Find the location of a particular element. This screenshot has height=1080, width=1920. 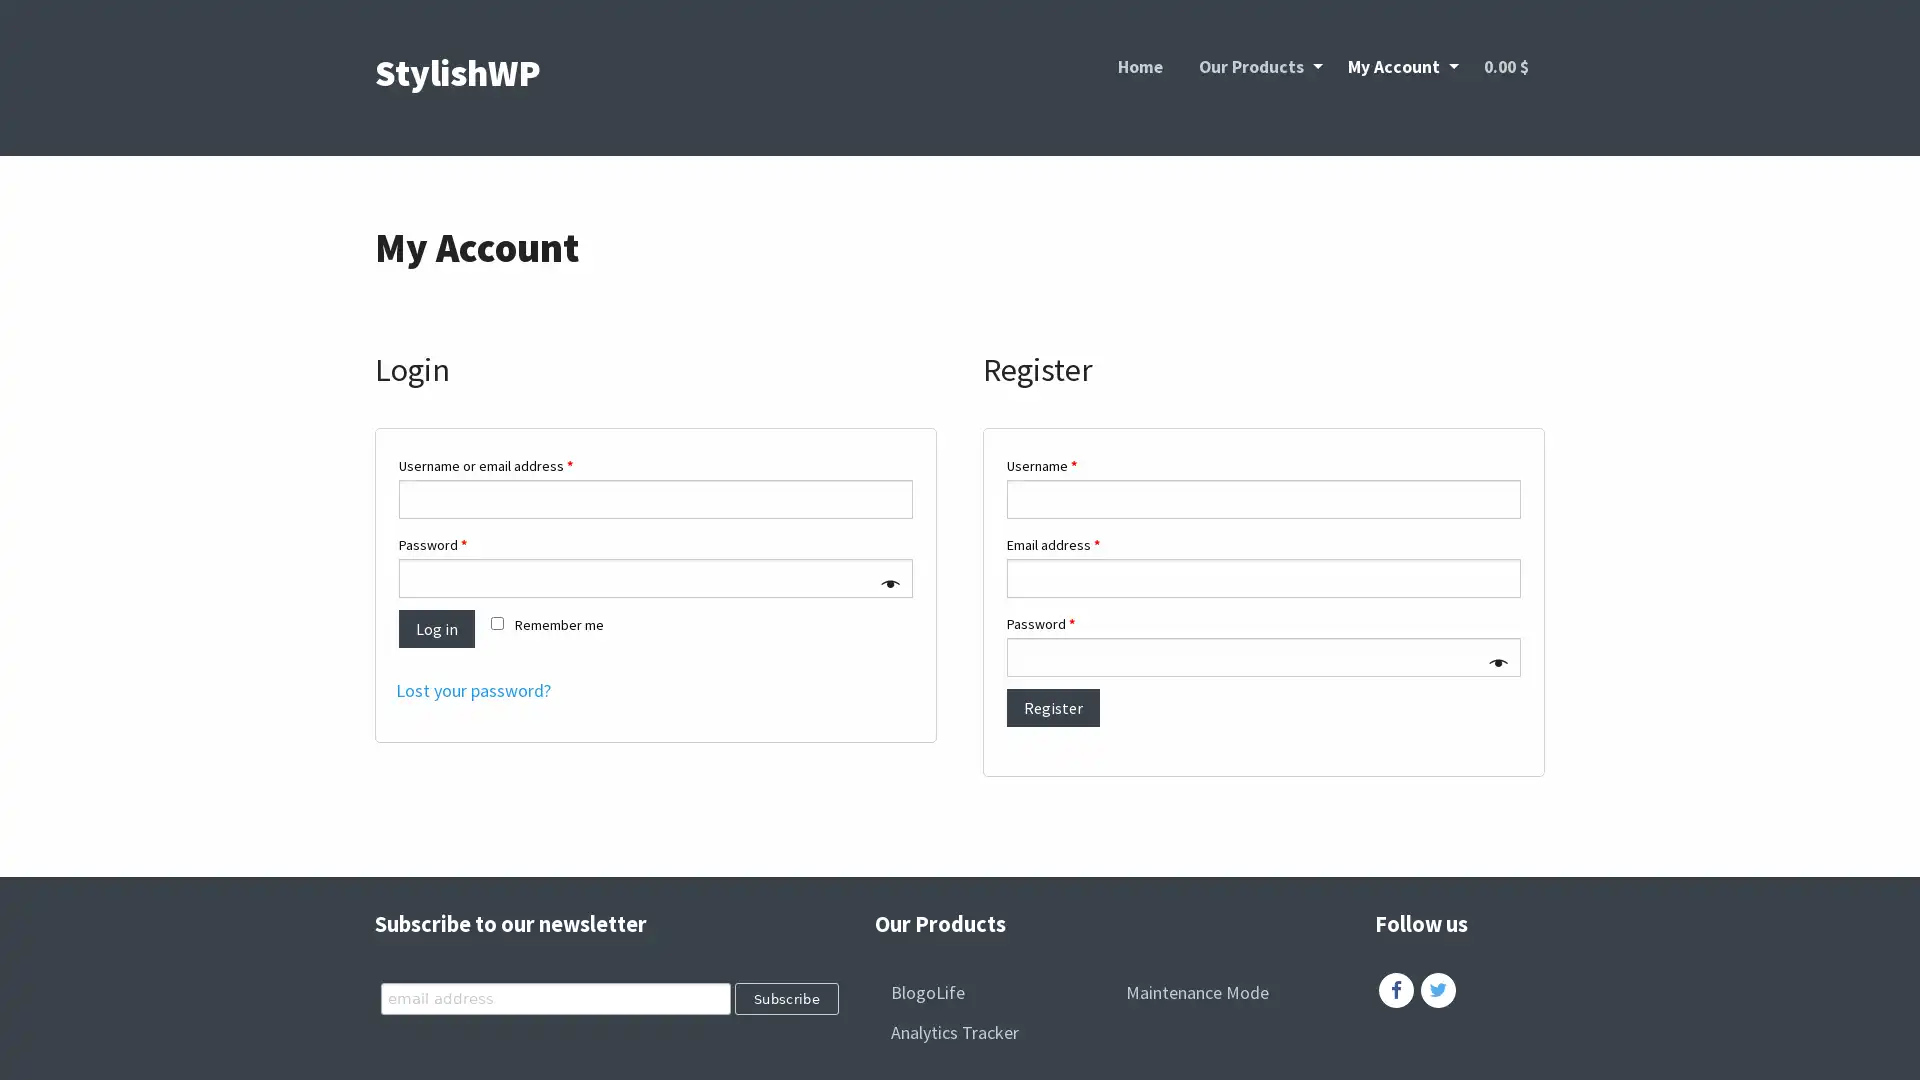

Log in is located at coordinates (435, 627).